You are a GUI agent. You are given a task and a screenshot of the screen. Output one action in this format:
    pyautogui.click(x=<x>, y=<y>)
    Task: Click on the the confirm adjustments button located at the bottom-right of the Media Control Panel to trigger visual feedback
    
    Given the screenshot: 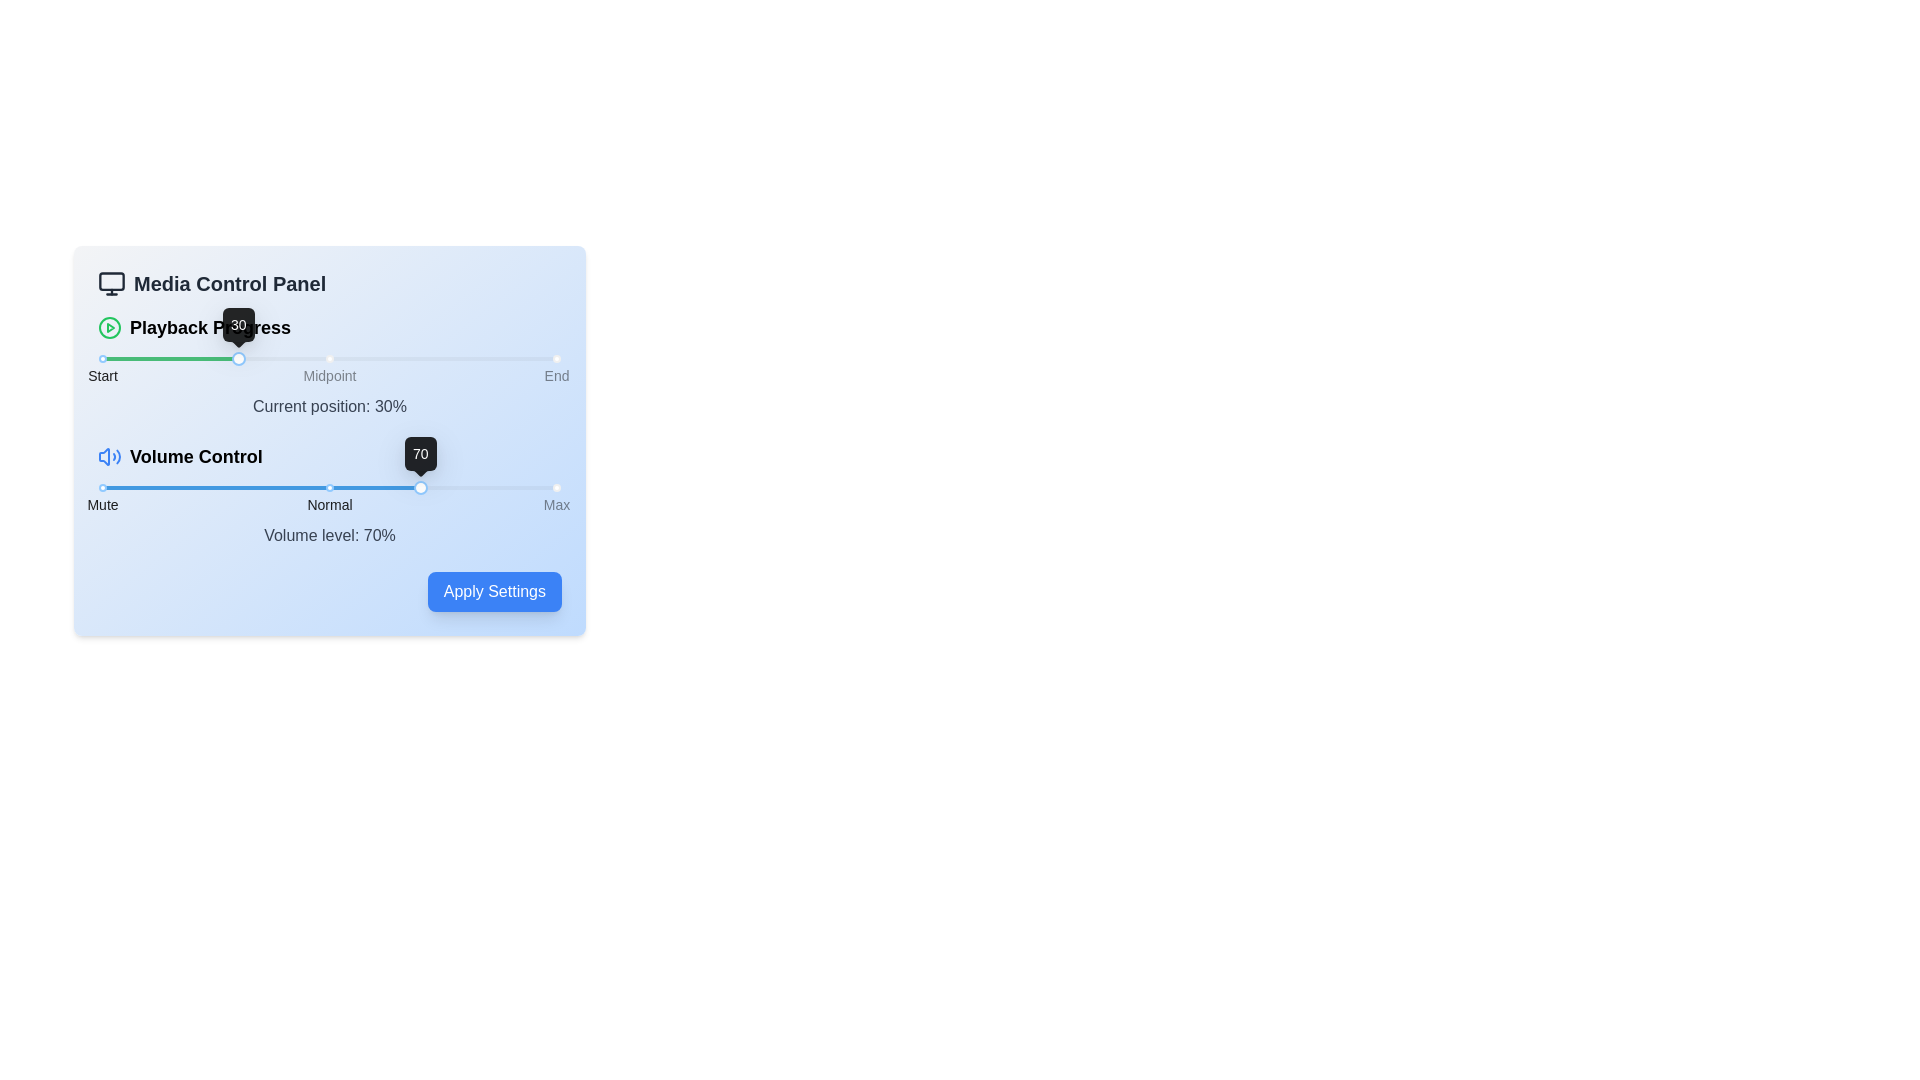 What is the action you would take?
    pyautogui.click(x=330, y=590)
    